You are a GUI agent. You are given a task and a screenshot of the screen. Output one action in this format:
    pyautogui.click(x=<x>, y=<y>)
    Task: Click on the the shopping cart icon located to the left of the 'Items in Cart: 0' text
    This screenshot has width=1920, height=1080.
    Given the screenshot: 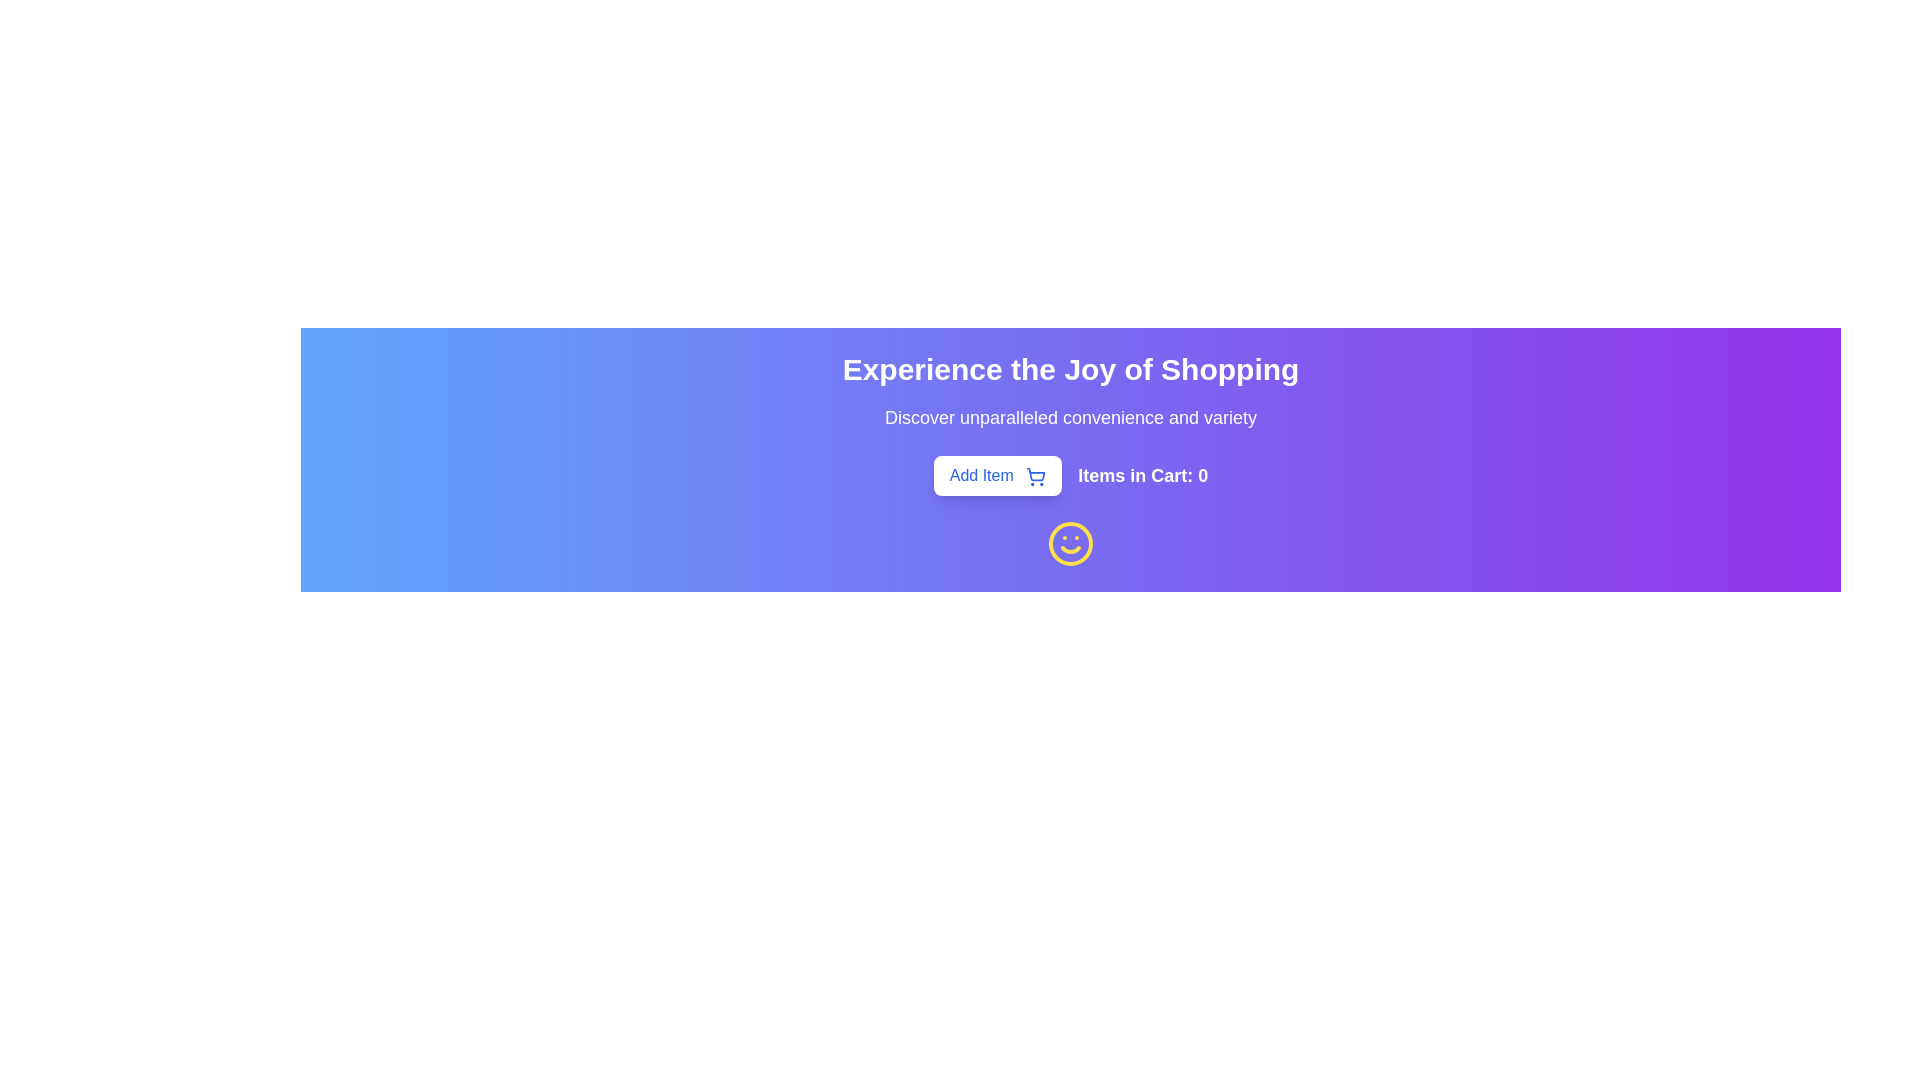 What is the action you would take?
    pyautogui.click(x=1036, y=474)
    